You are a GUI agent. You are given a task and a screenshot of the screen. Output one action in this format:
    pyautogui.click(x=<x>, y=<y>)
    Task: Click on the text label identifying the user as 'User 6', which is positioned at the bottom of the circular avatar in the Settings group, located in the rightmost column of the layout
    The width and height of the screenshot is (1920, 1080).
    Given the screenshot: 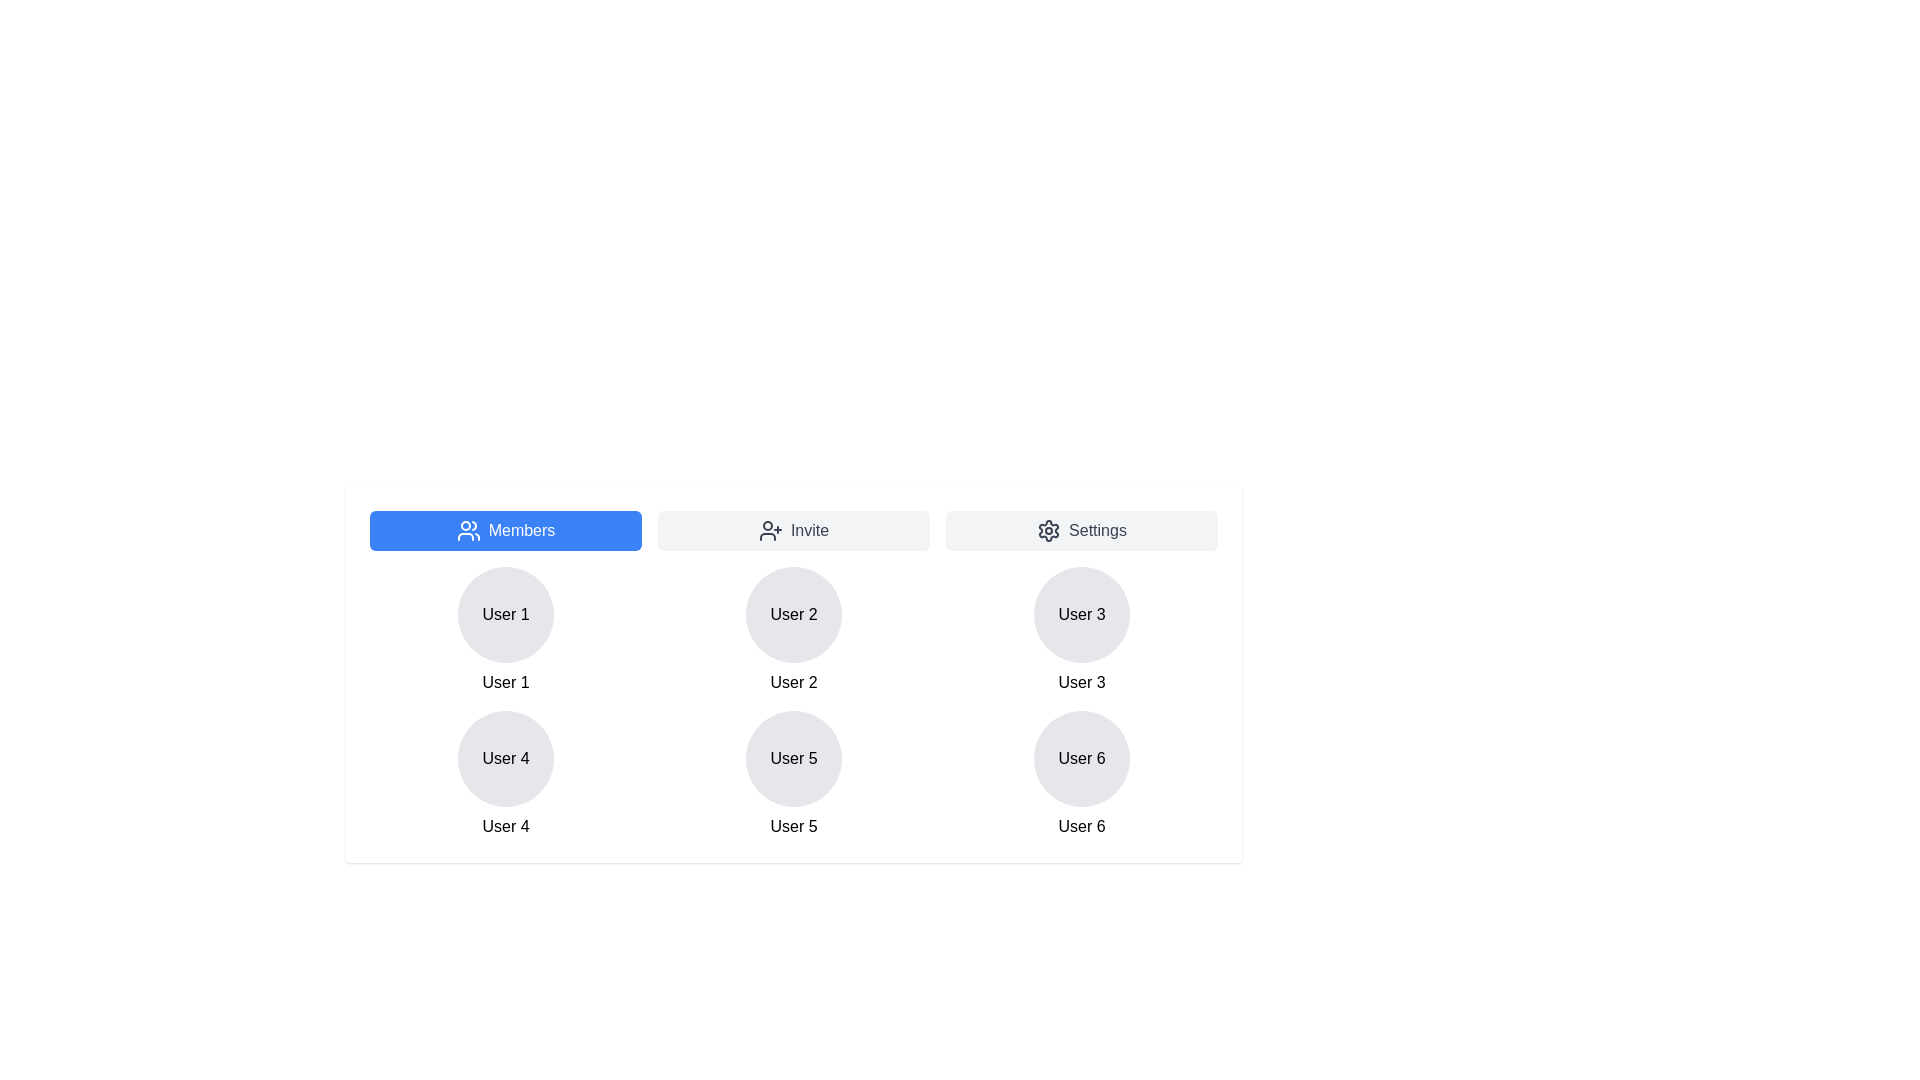 What is the action you would take?
    pyautogui.click(x=1080, y=826)
    